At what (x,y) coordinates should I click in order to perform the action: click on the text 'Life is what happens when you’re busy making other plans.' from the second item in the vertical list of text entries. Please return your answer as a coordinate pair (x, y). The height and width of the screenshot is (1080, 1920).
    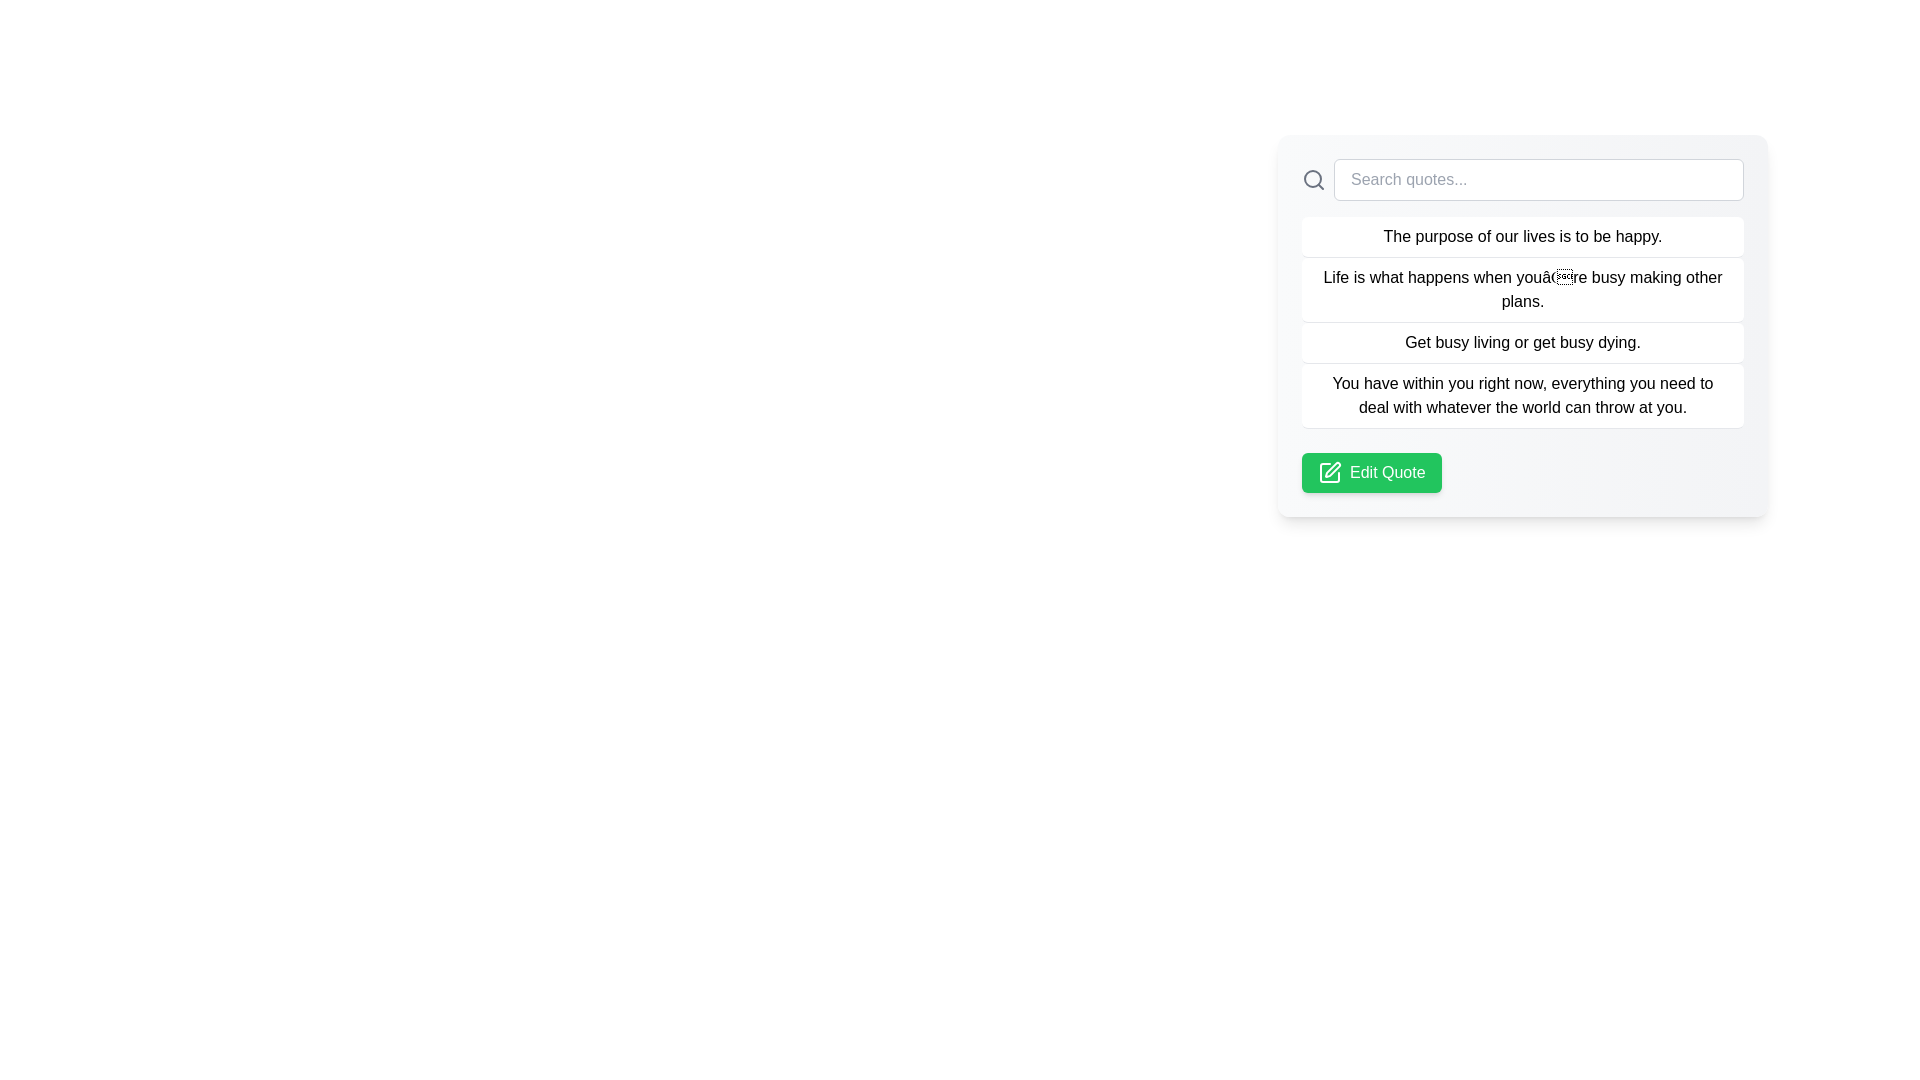
    Looking at the image, I should click on (1521, 322).